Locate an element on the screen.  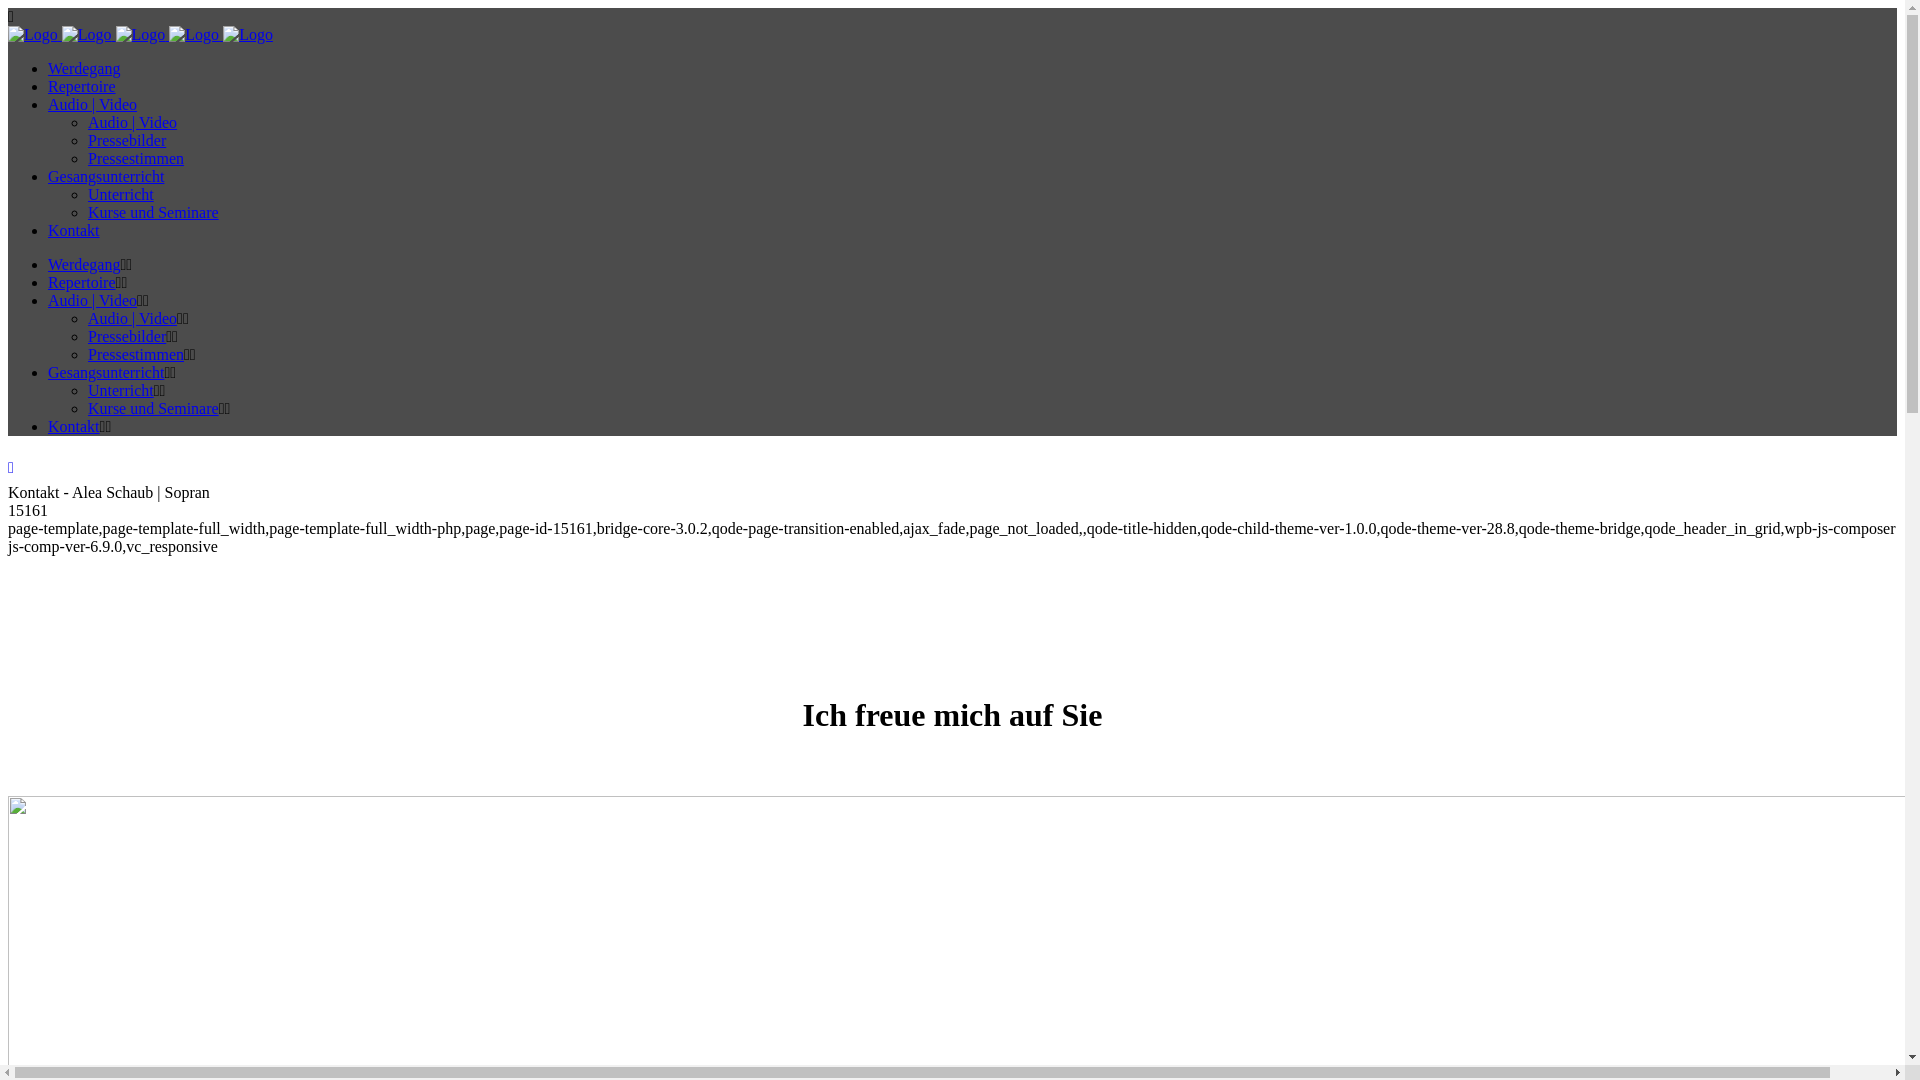
'Pressebilder' is located at coordinates (125, 139).